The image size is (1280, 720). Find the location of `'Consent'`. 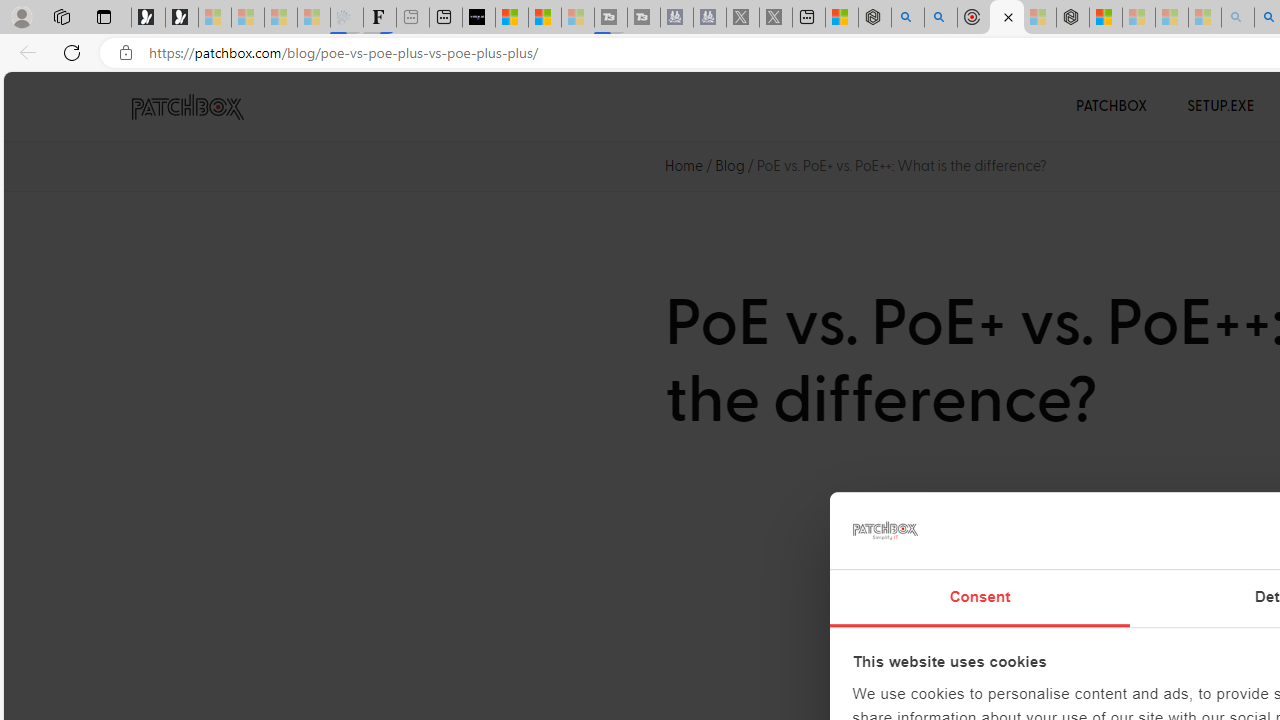

'Consent' is located at coordinates (979, 598).